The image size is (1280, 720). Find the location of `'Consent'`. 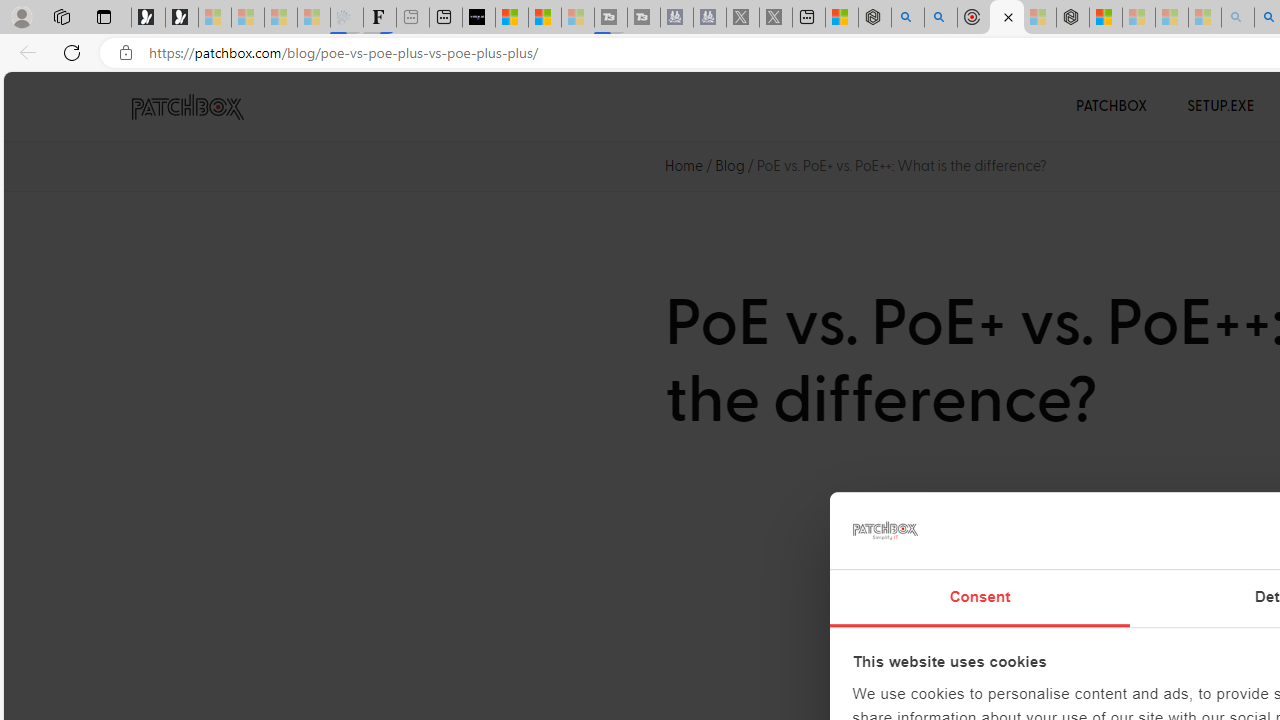

'Consent' is located at coordinates (979, 598).